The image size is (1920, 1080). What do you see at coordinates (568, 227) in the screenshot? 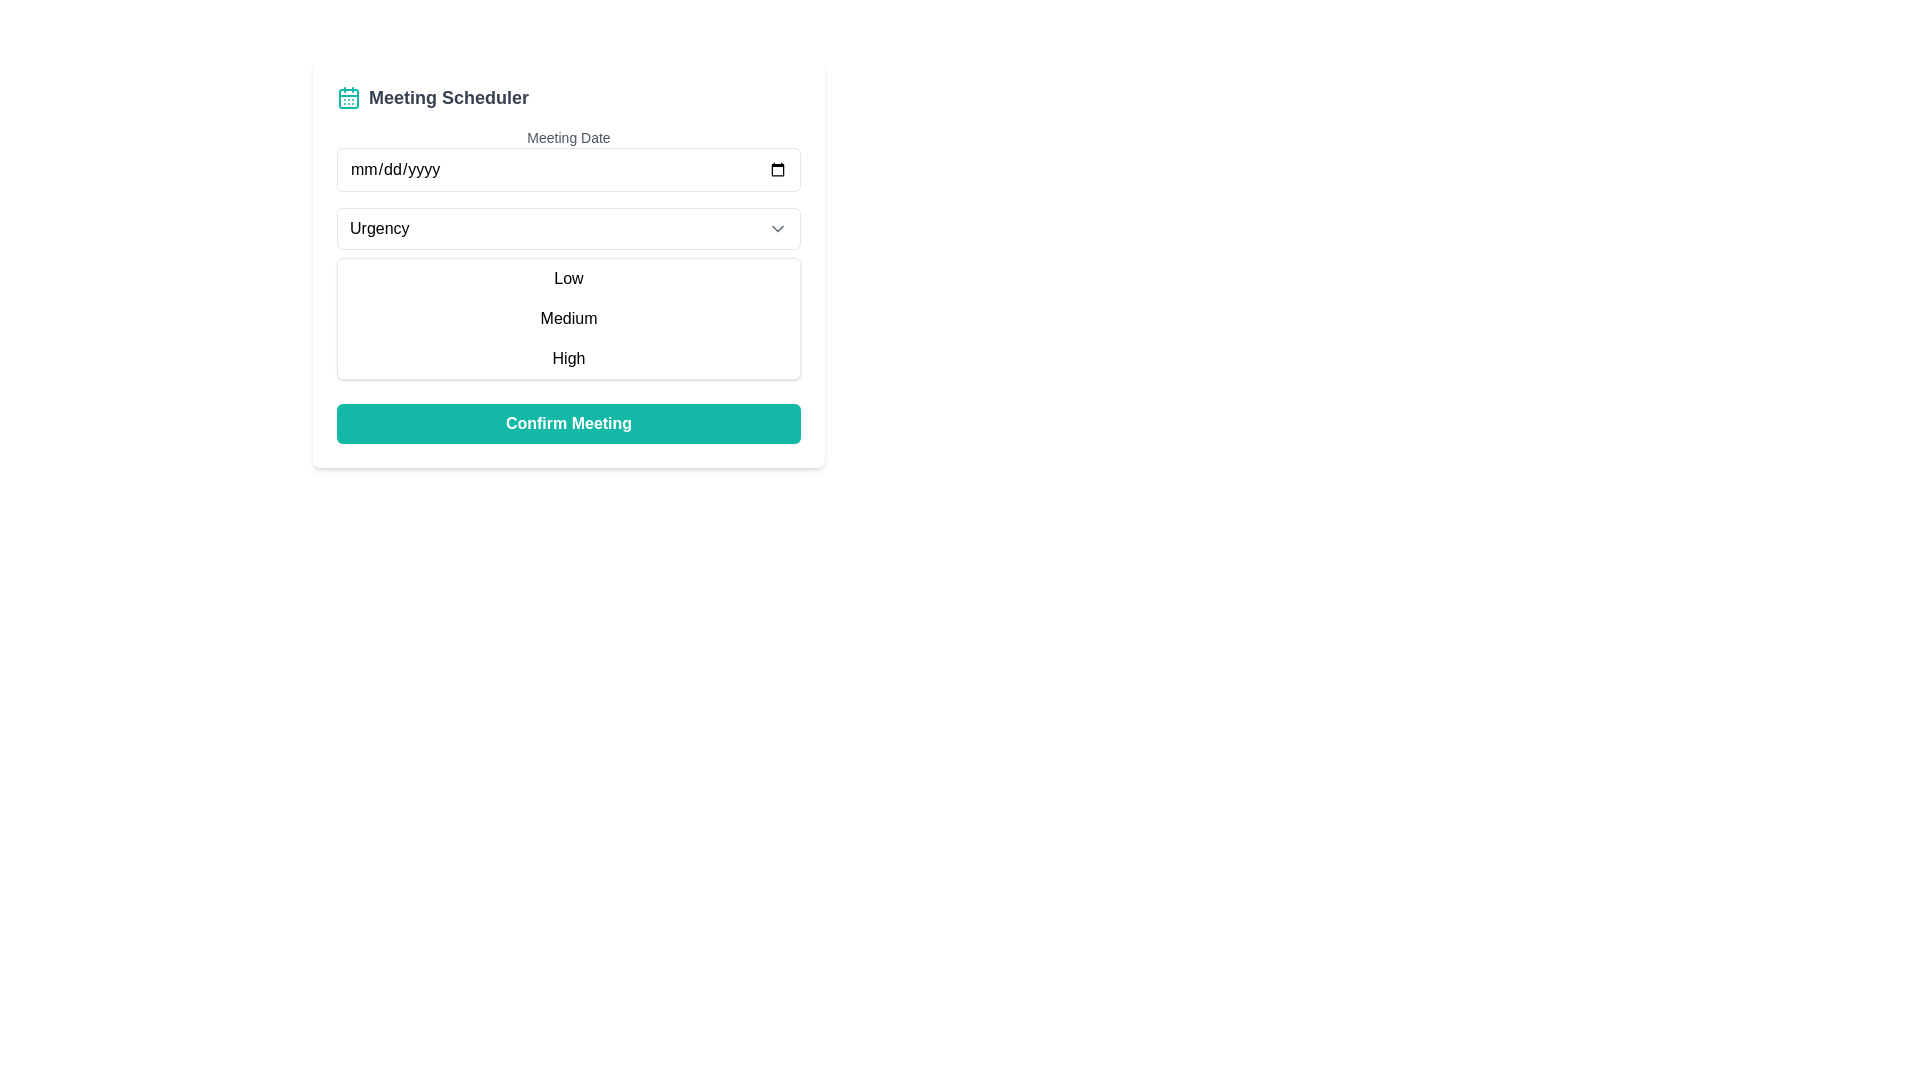
I see `the Dropdown Button located in the central upper part of the form` at bounding box center [568, 227].